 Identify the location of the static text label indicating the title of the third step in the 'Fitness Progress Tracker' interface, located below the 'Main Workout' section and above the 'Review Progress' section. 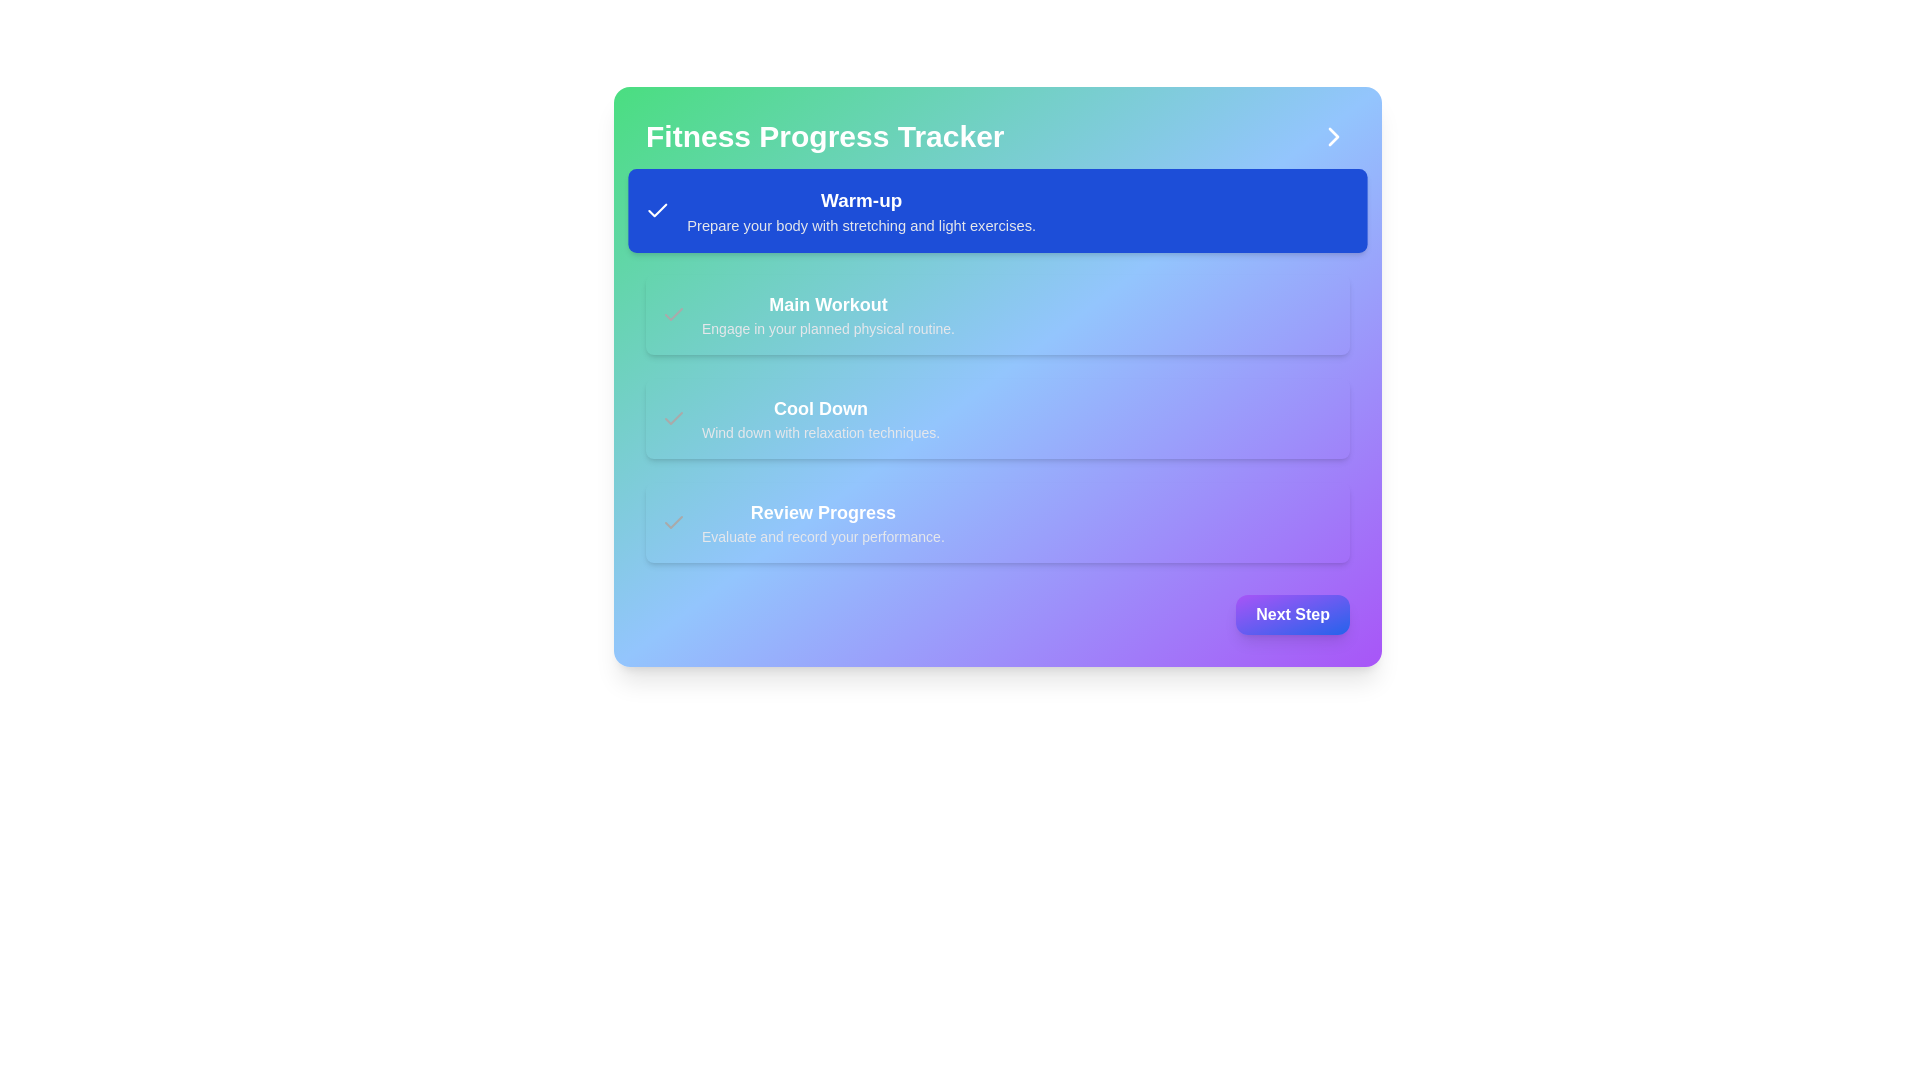
(820, 407).